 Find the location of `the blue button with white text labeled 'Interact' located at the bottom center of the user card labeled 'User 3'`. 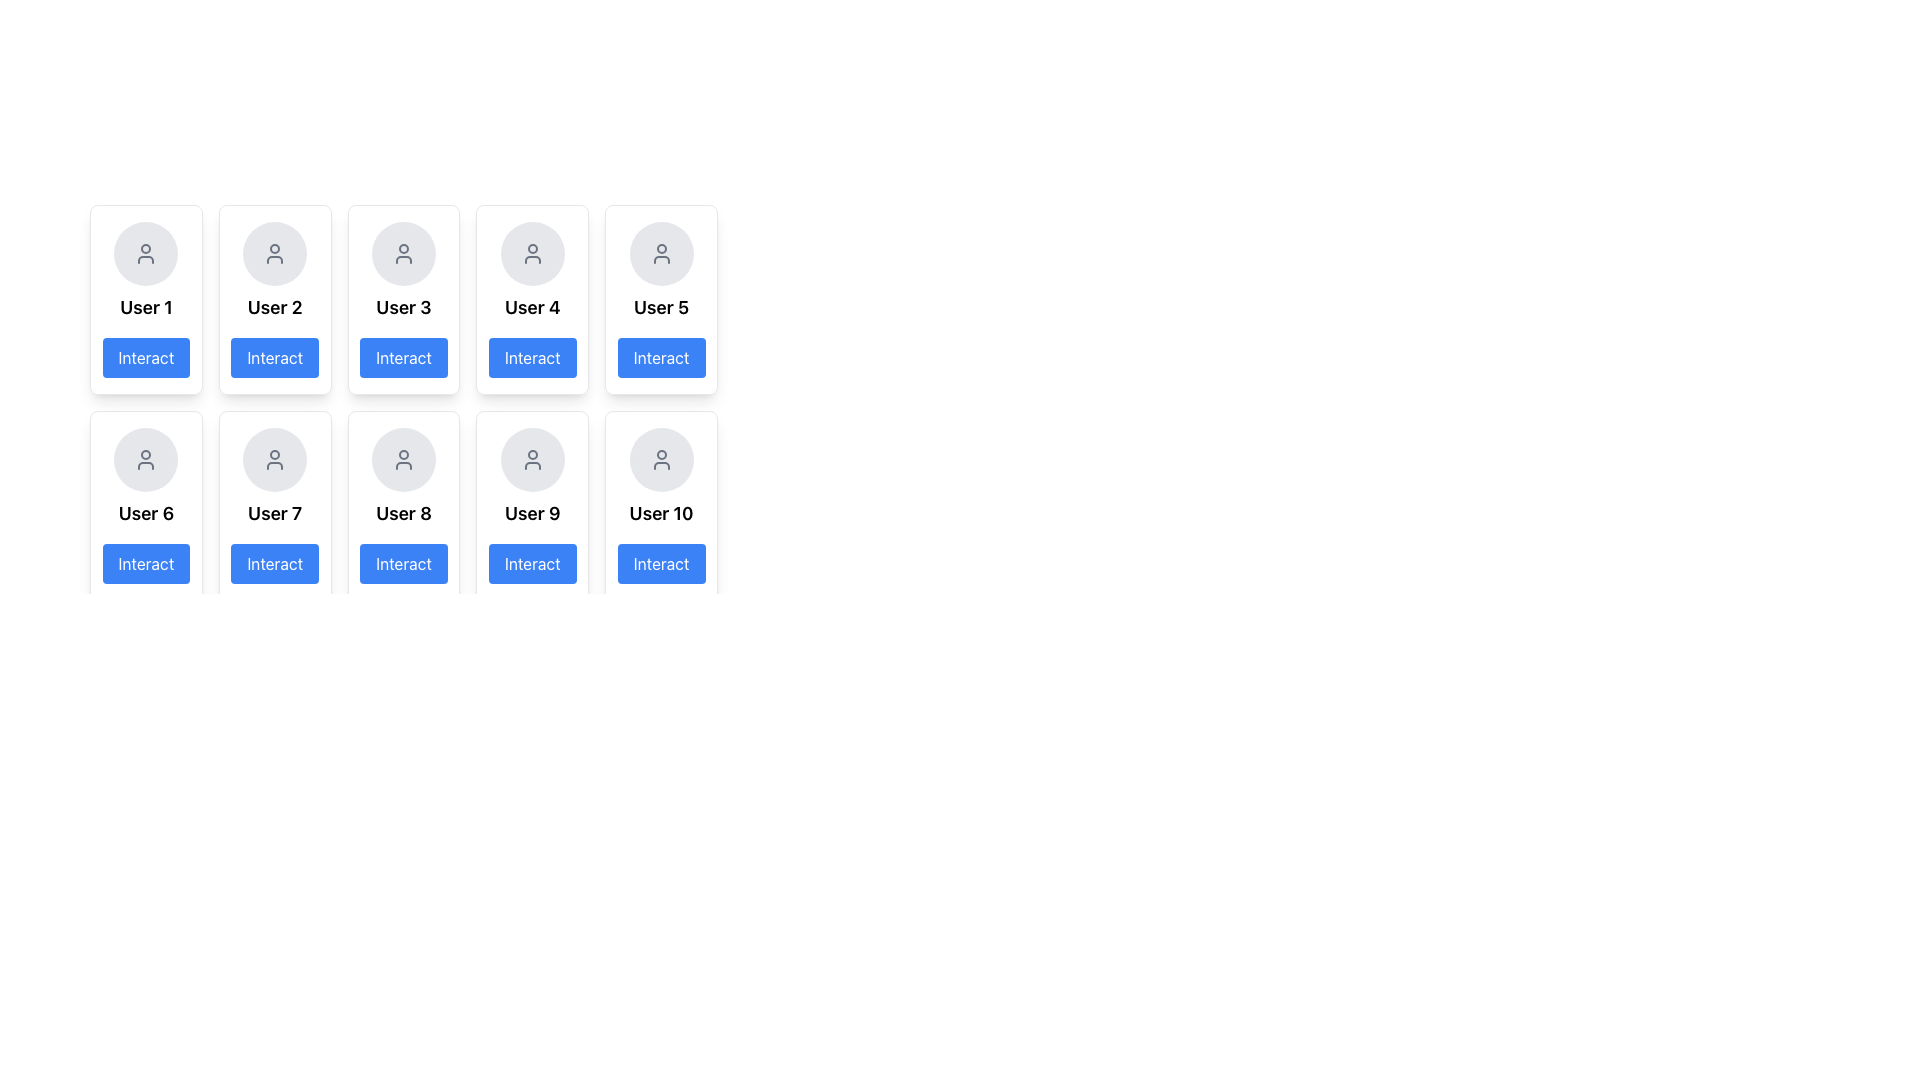

the blue button with white text labeled 'Interact' located at the bottom center of the user card labeled 'User 3' is located at coordinates (402, 357).